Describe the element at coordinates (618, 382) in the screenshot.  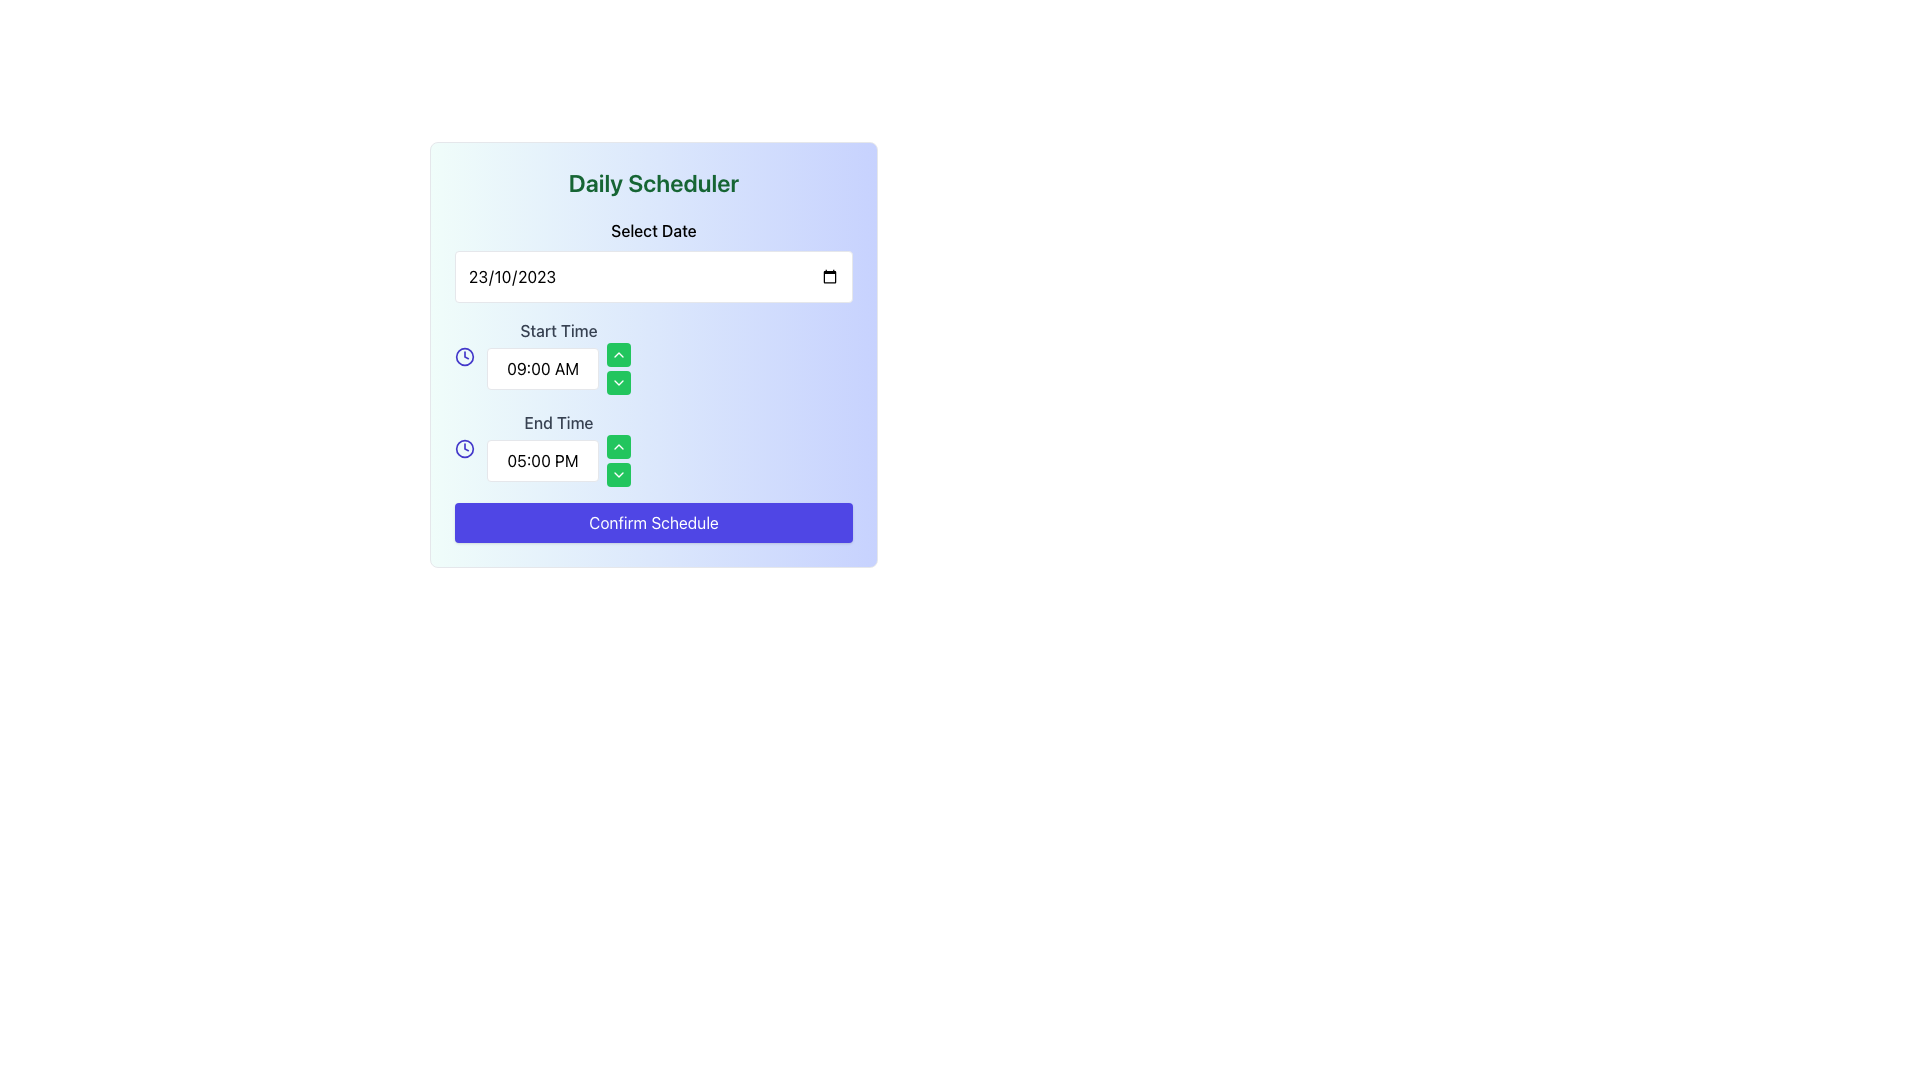
I see `the second green button for decreasing the Start Time value in the Daily Scheduler interface` at that location.